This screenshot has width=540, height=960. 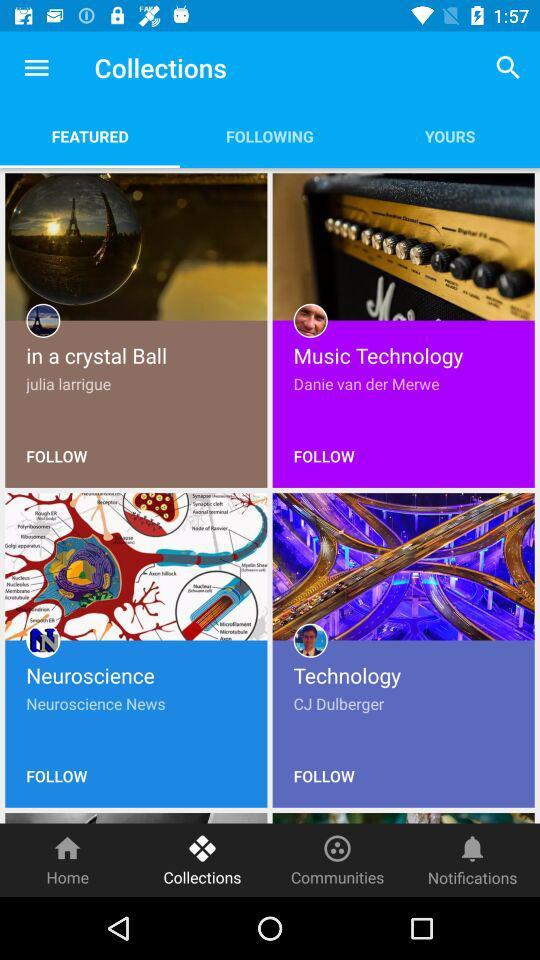 I want to click on the item below follow, so click(x=337, y=859).